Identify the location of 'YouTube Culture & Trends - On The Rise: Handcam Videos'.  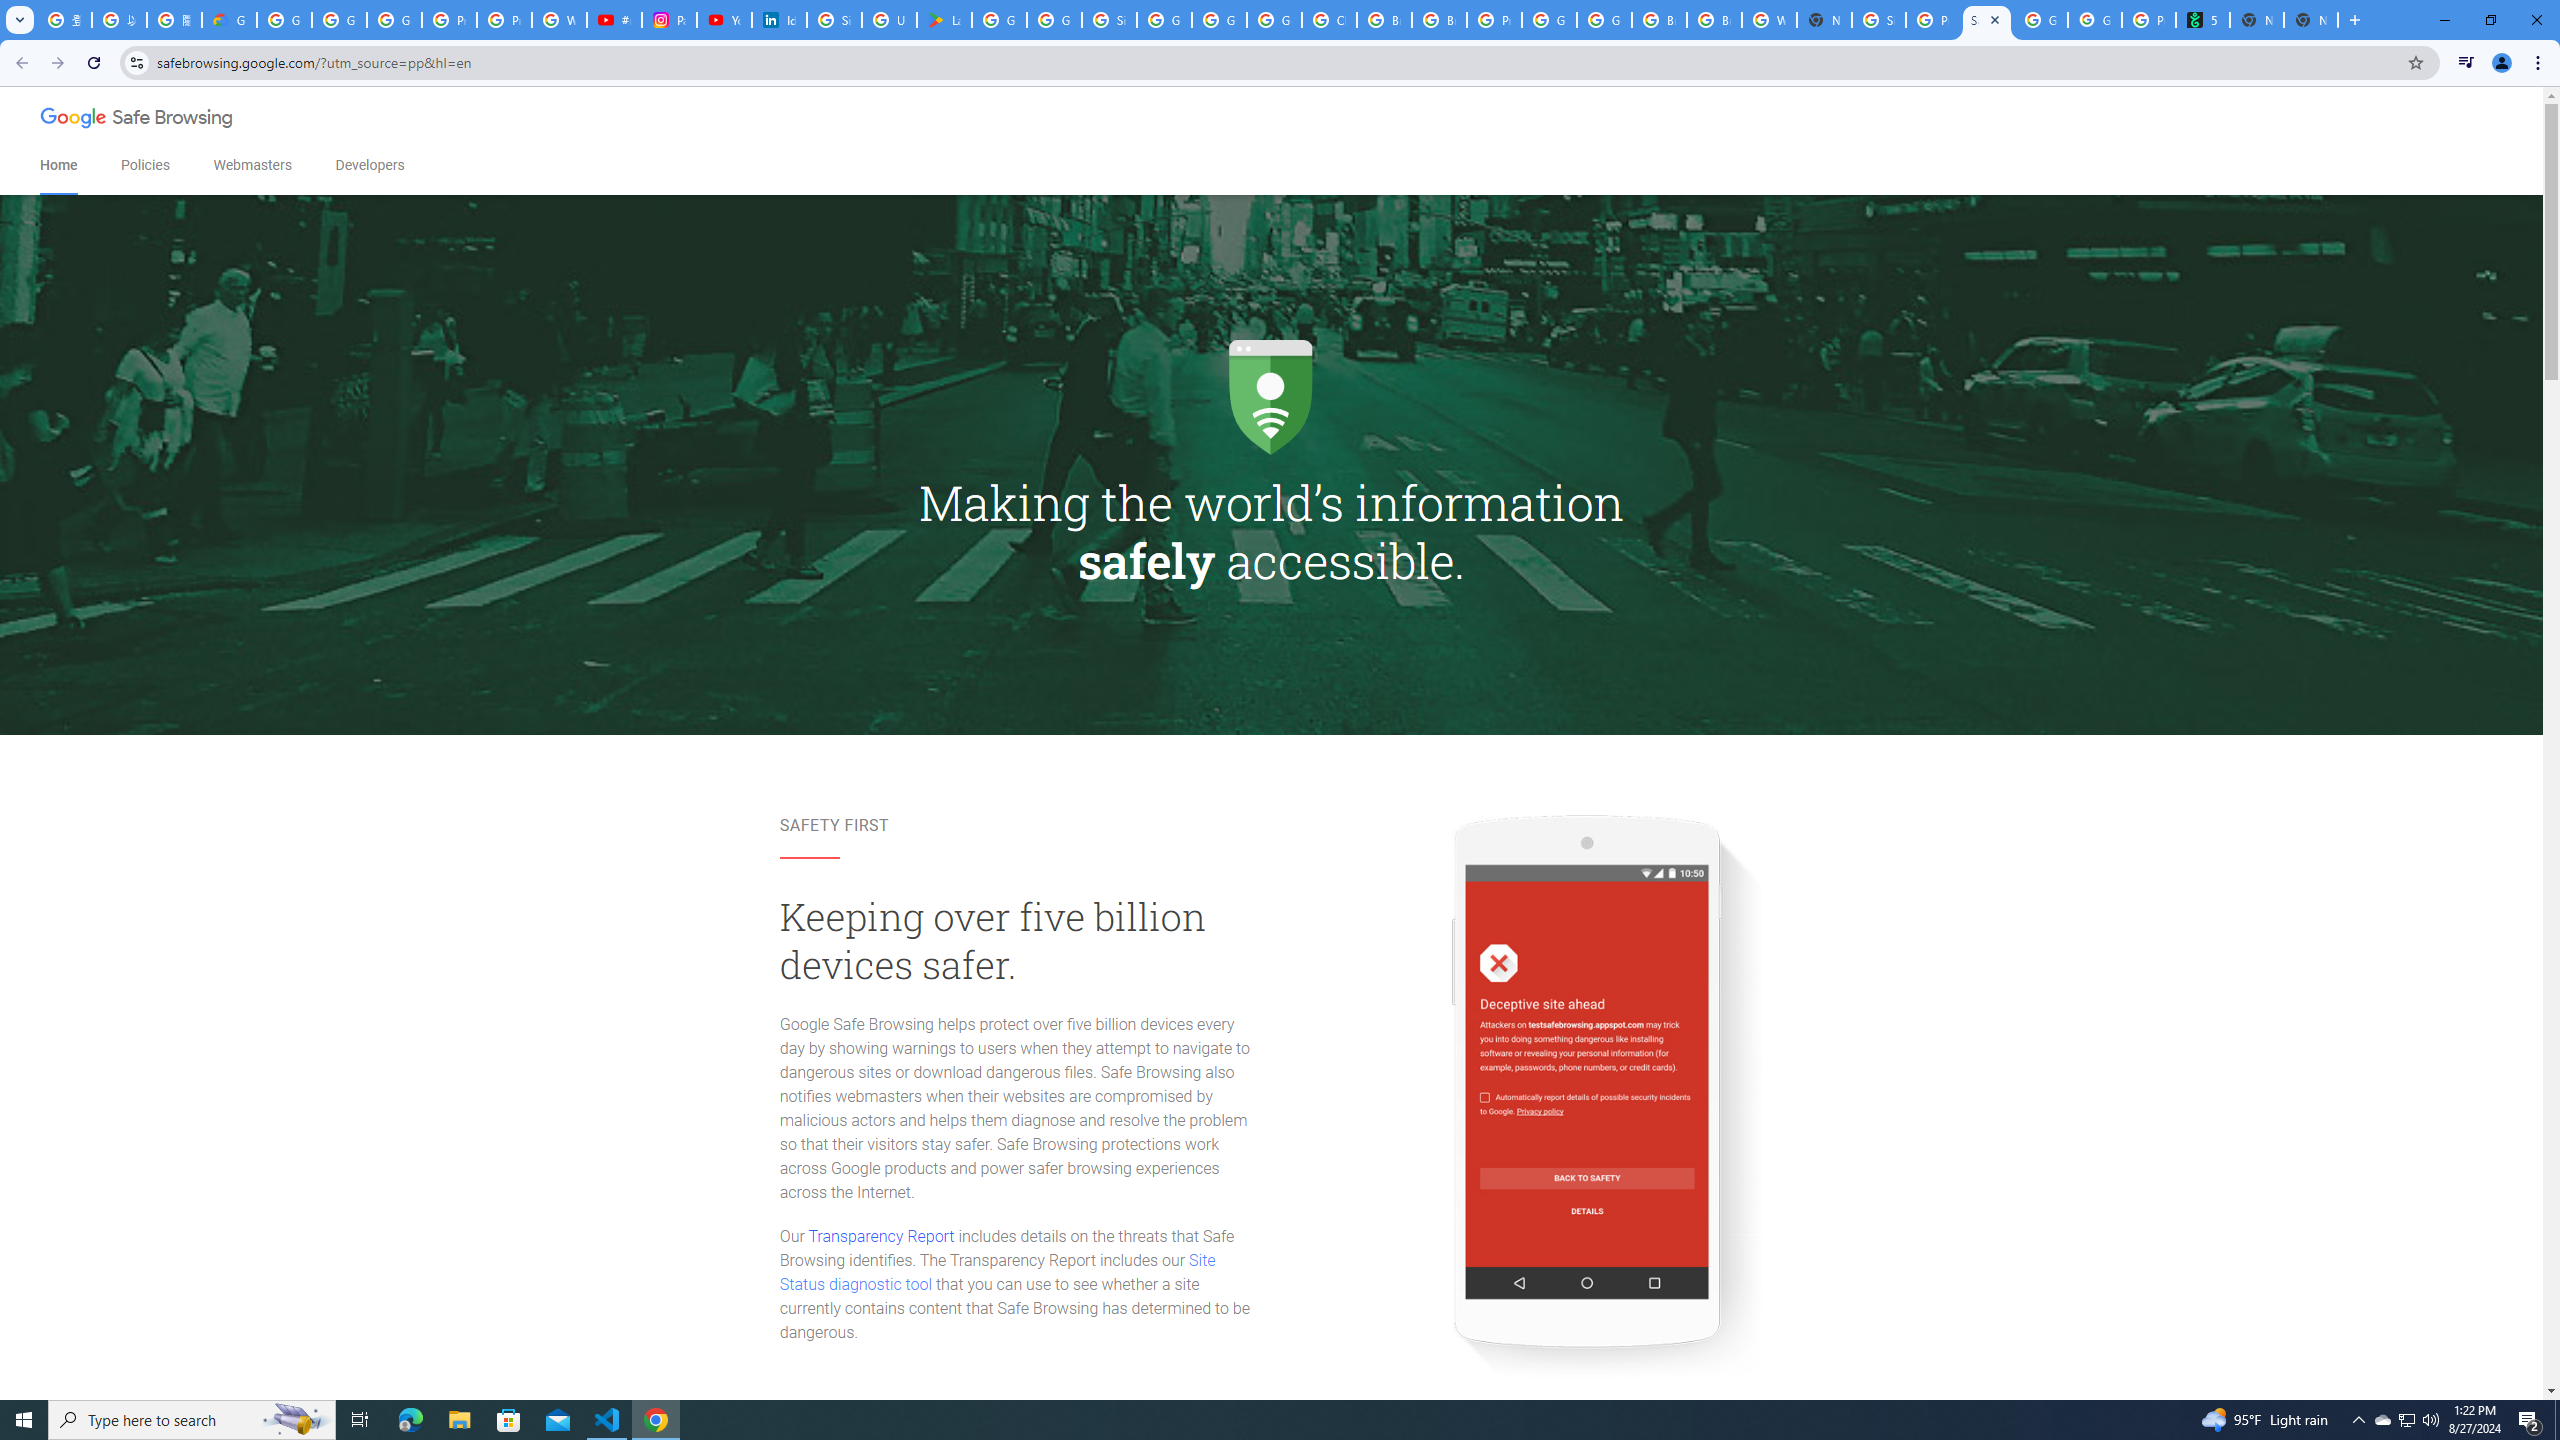
(723, 19).